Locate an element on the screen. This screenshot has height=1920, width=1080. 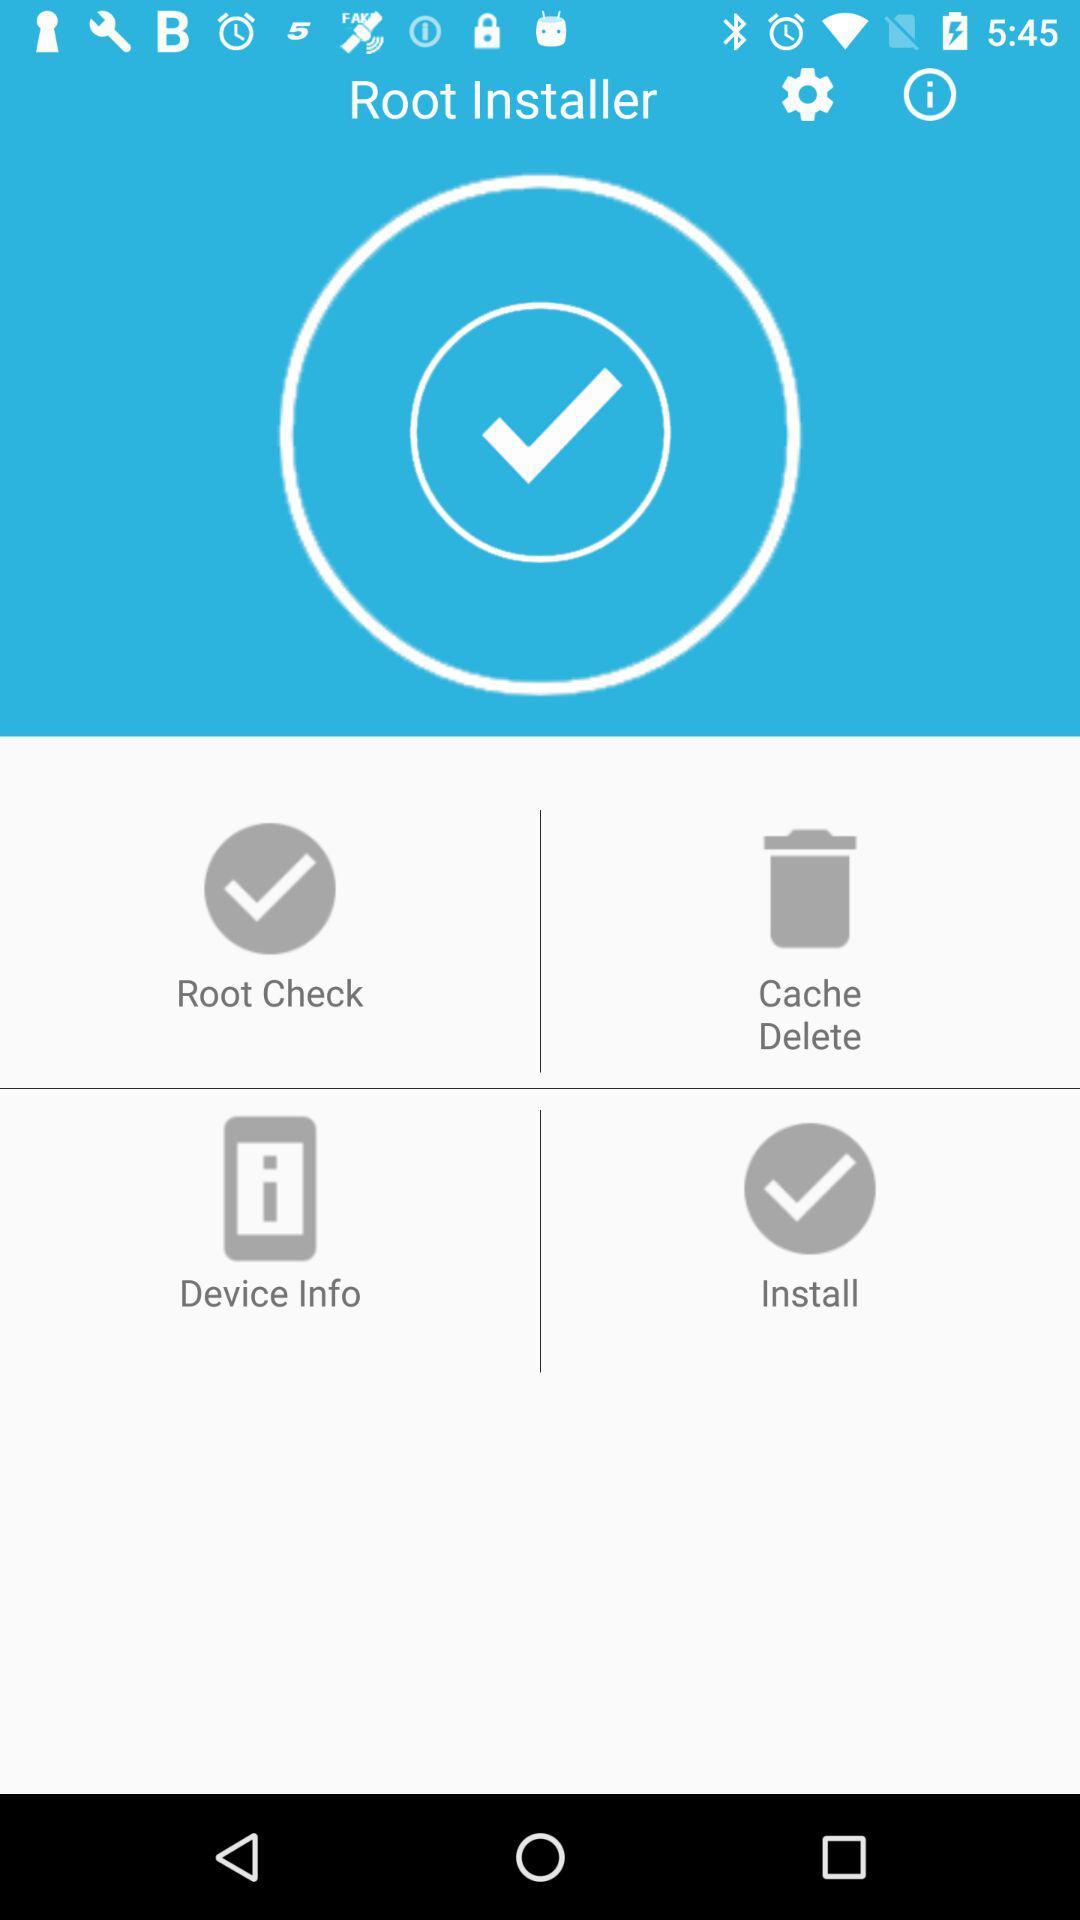
the option beside install is located at coordinates (270, 1189).